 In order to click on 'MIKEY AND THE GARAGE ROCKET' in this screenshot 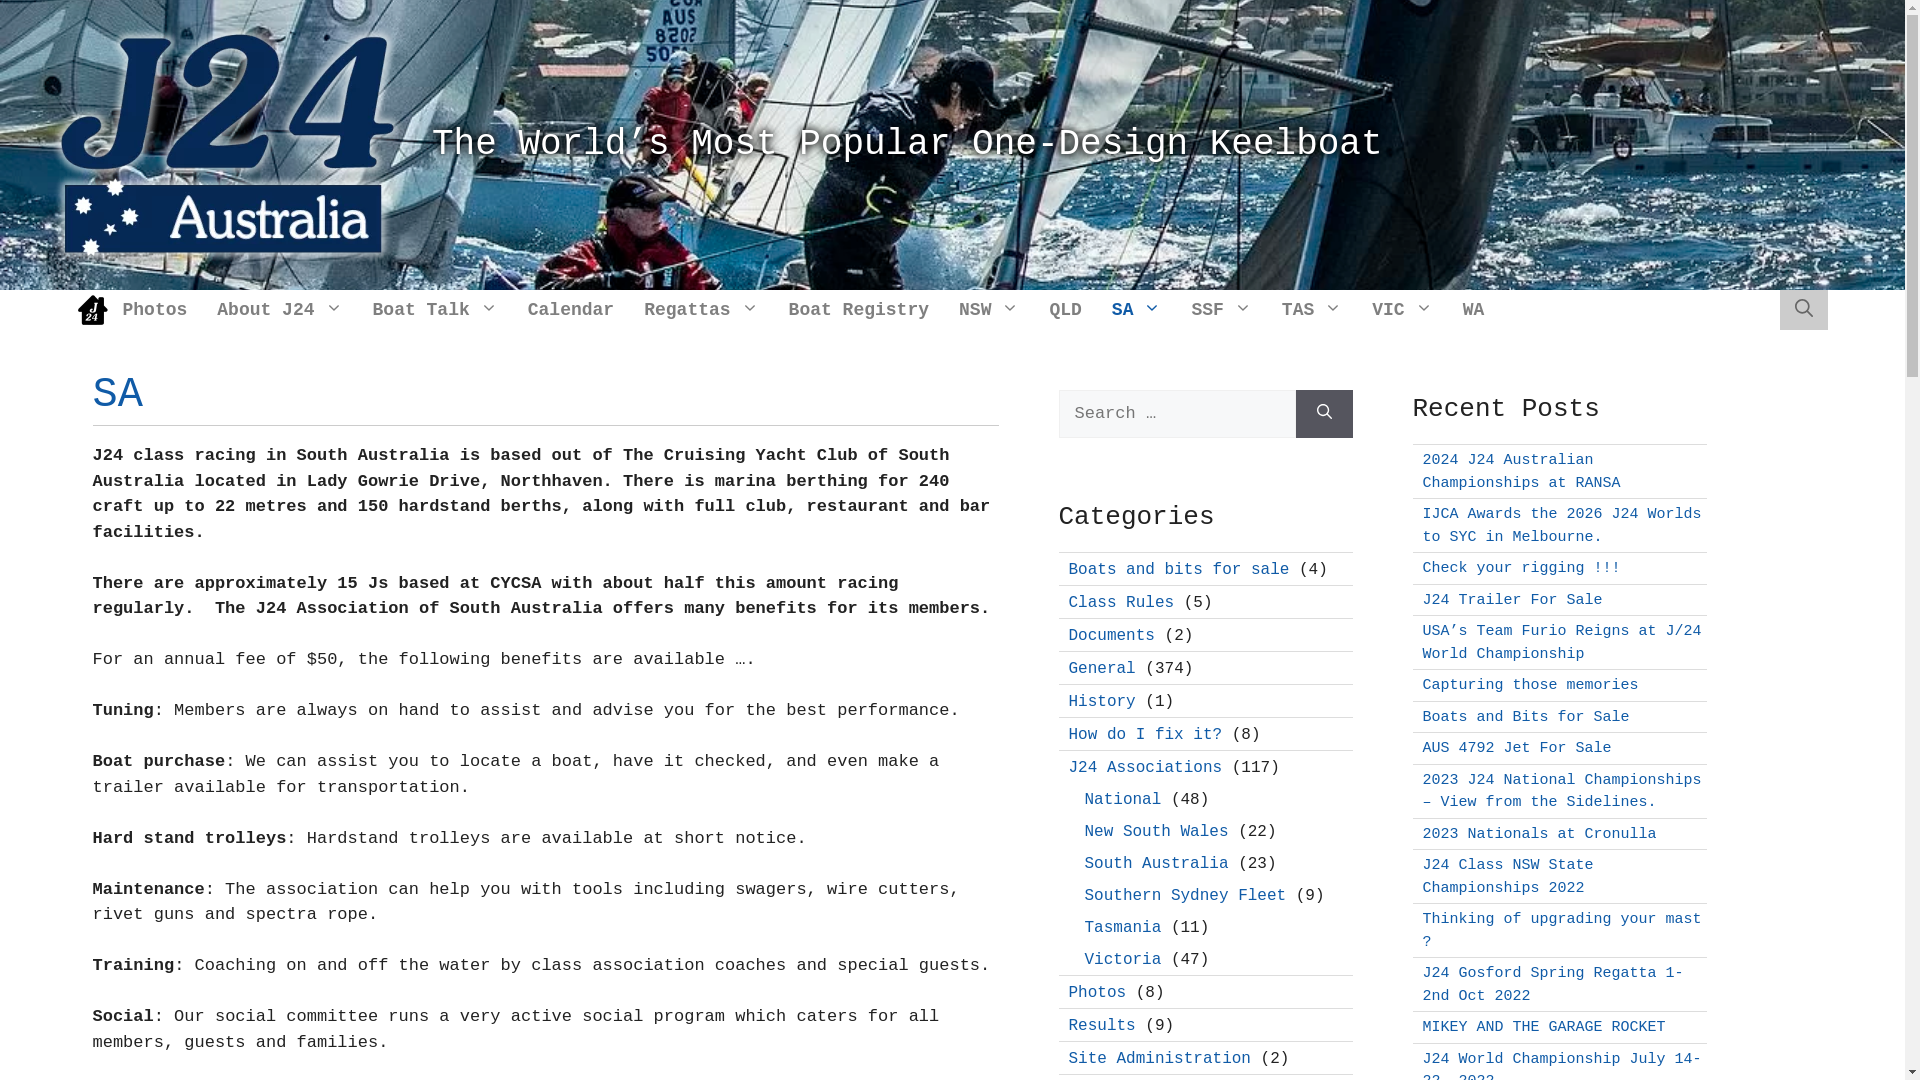, I will do `click(1542, 1027)`.